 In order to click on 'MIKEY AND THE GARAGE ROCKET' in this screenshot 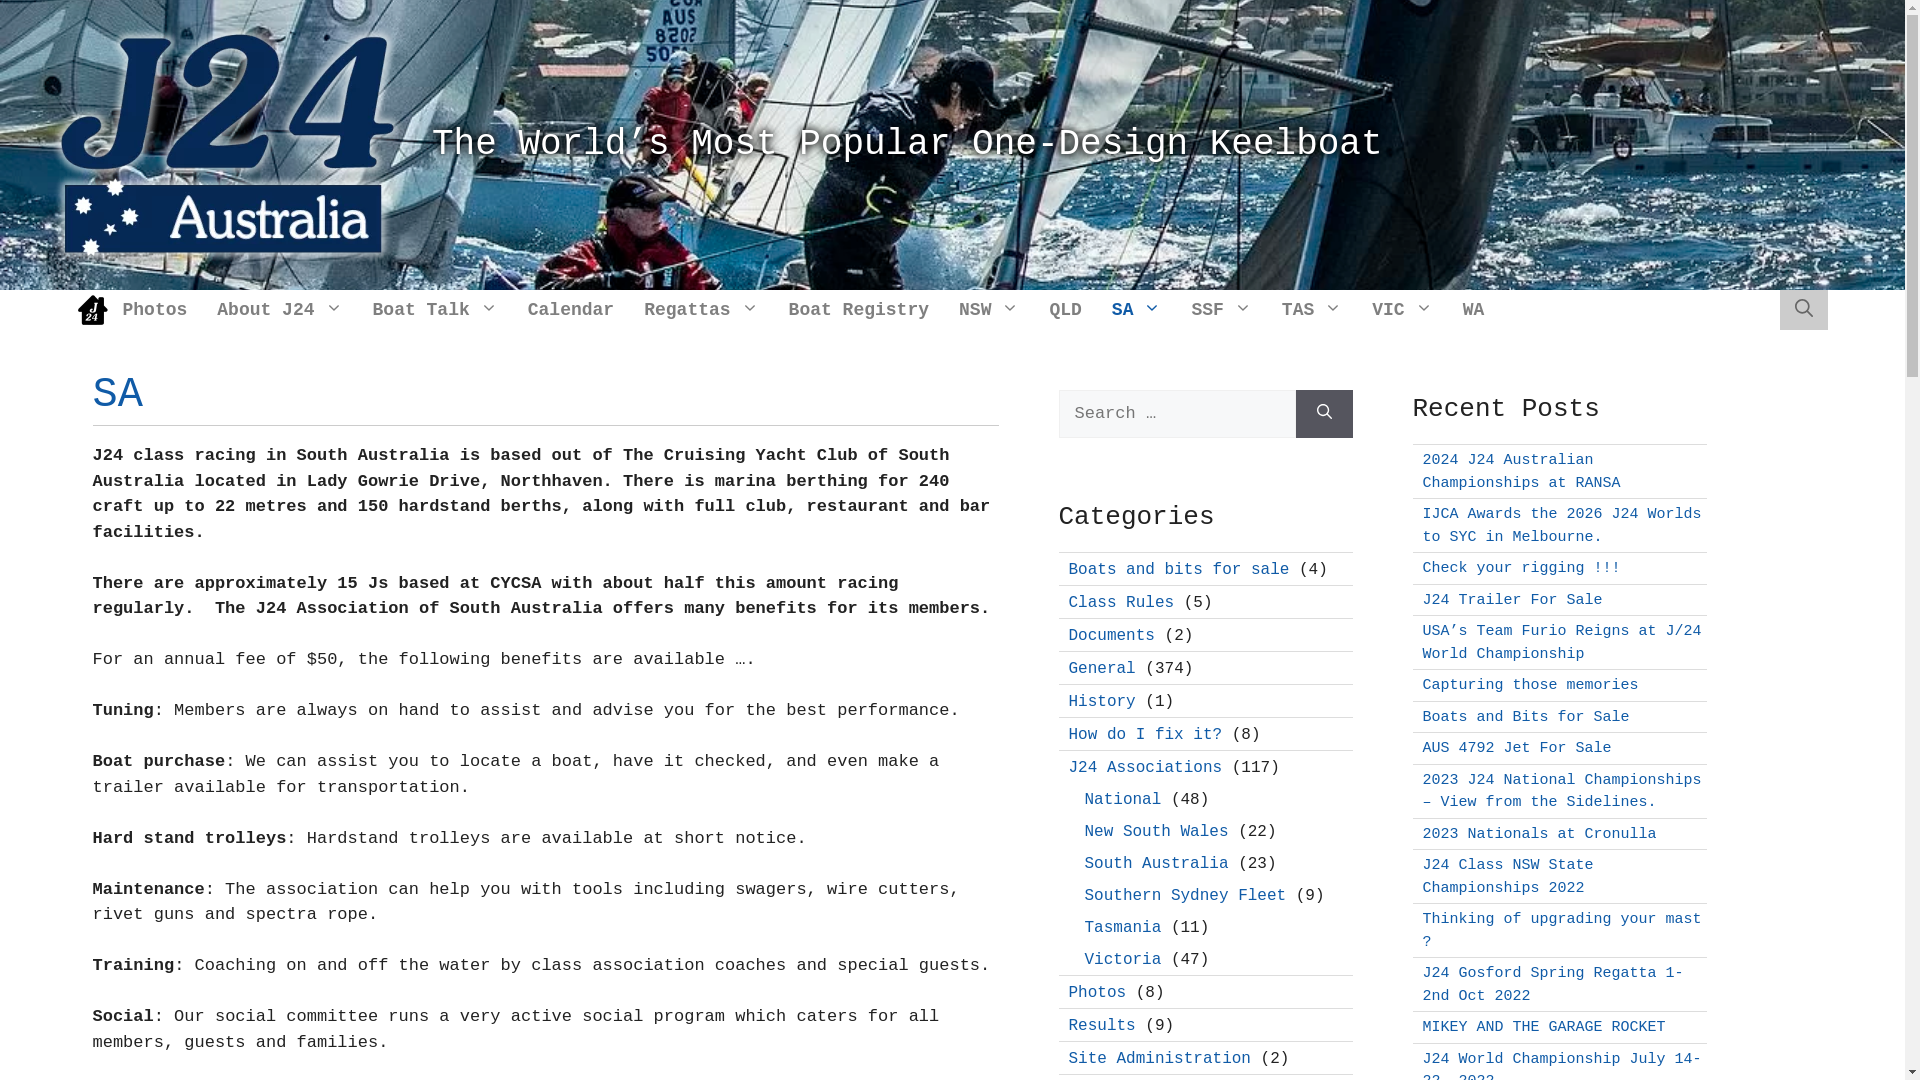, I will do `click(1542, 1027)`.